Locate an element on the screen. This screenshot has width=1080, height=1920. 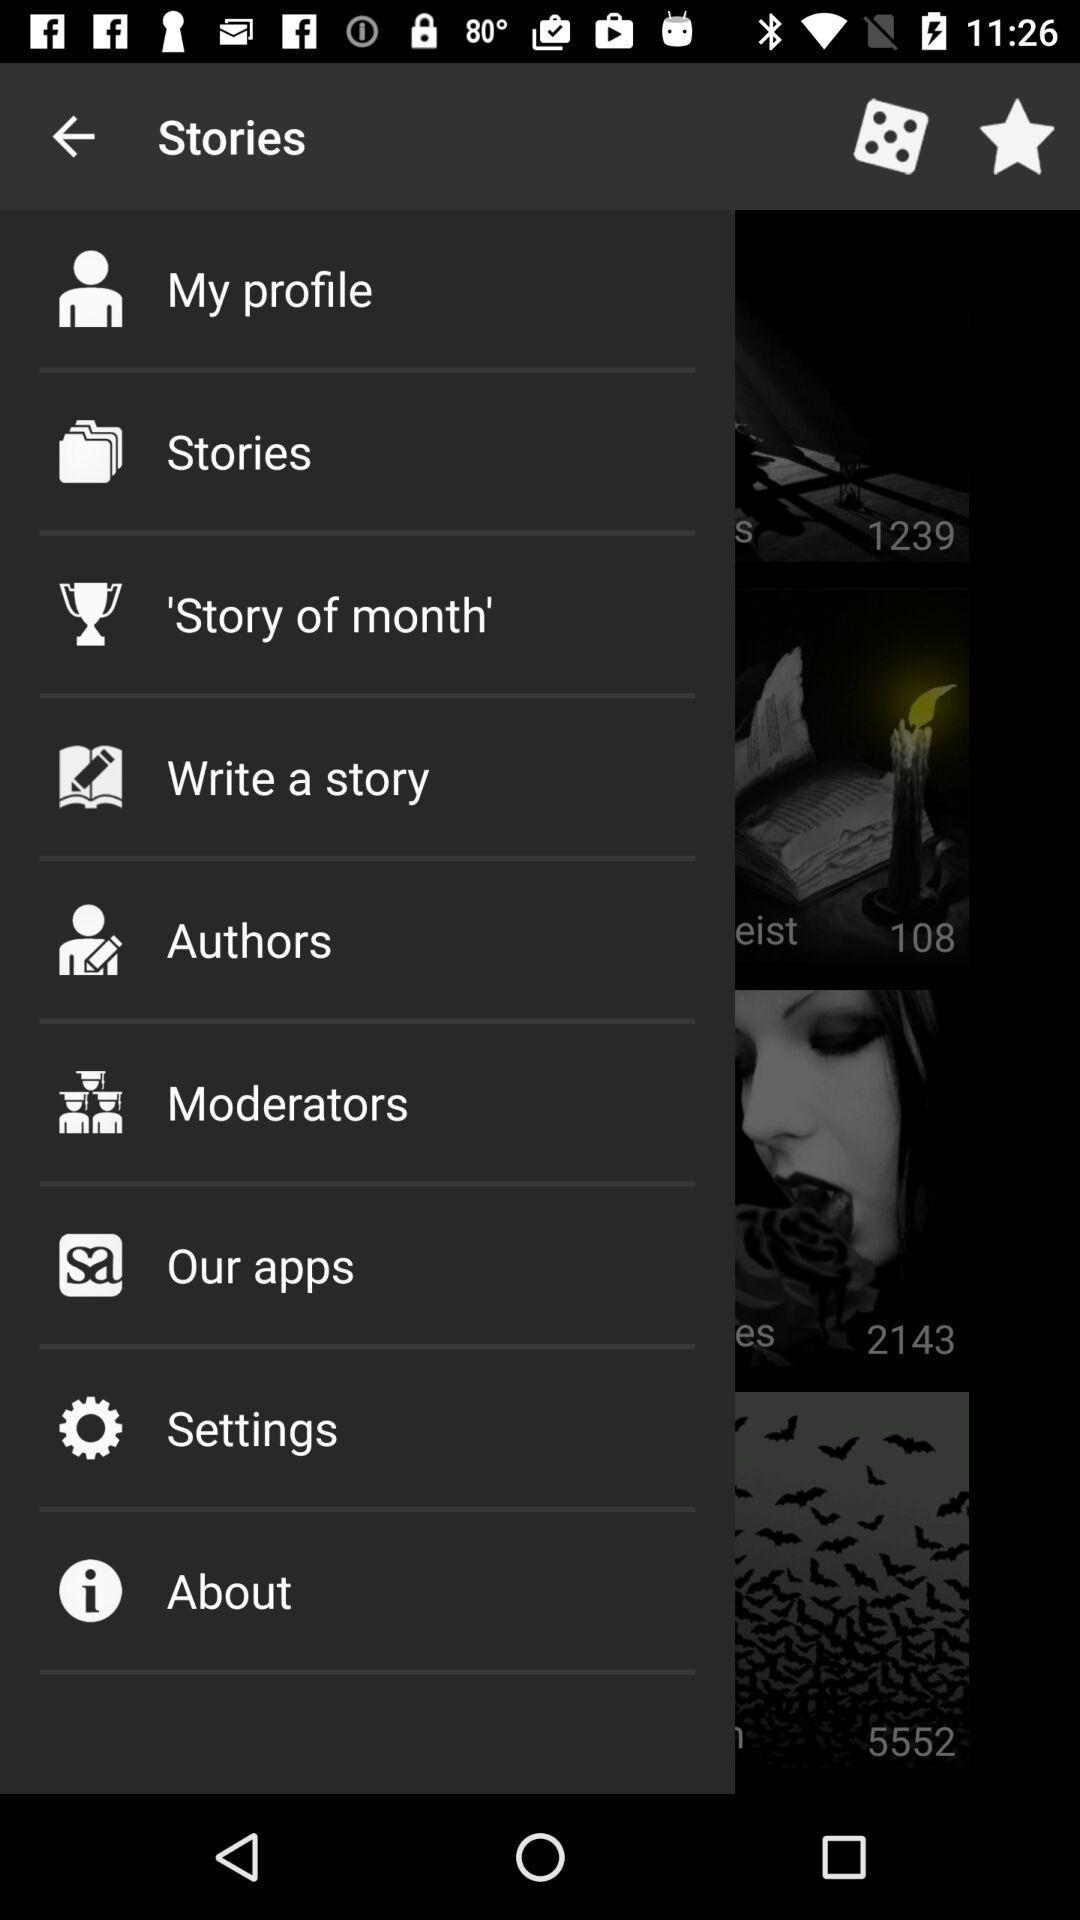
the third icon from top under stories is located at coordinates (90, 613).